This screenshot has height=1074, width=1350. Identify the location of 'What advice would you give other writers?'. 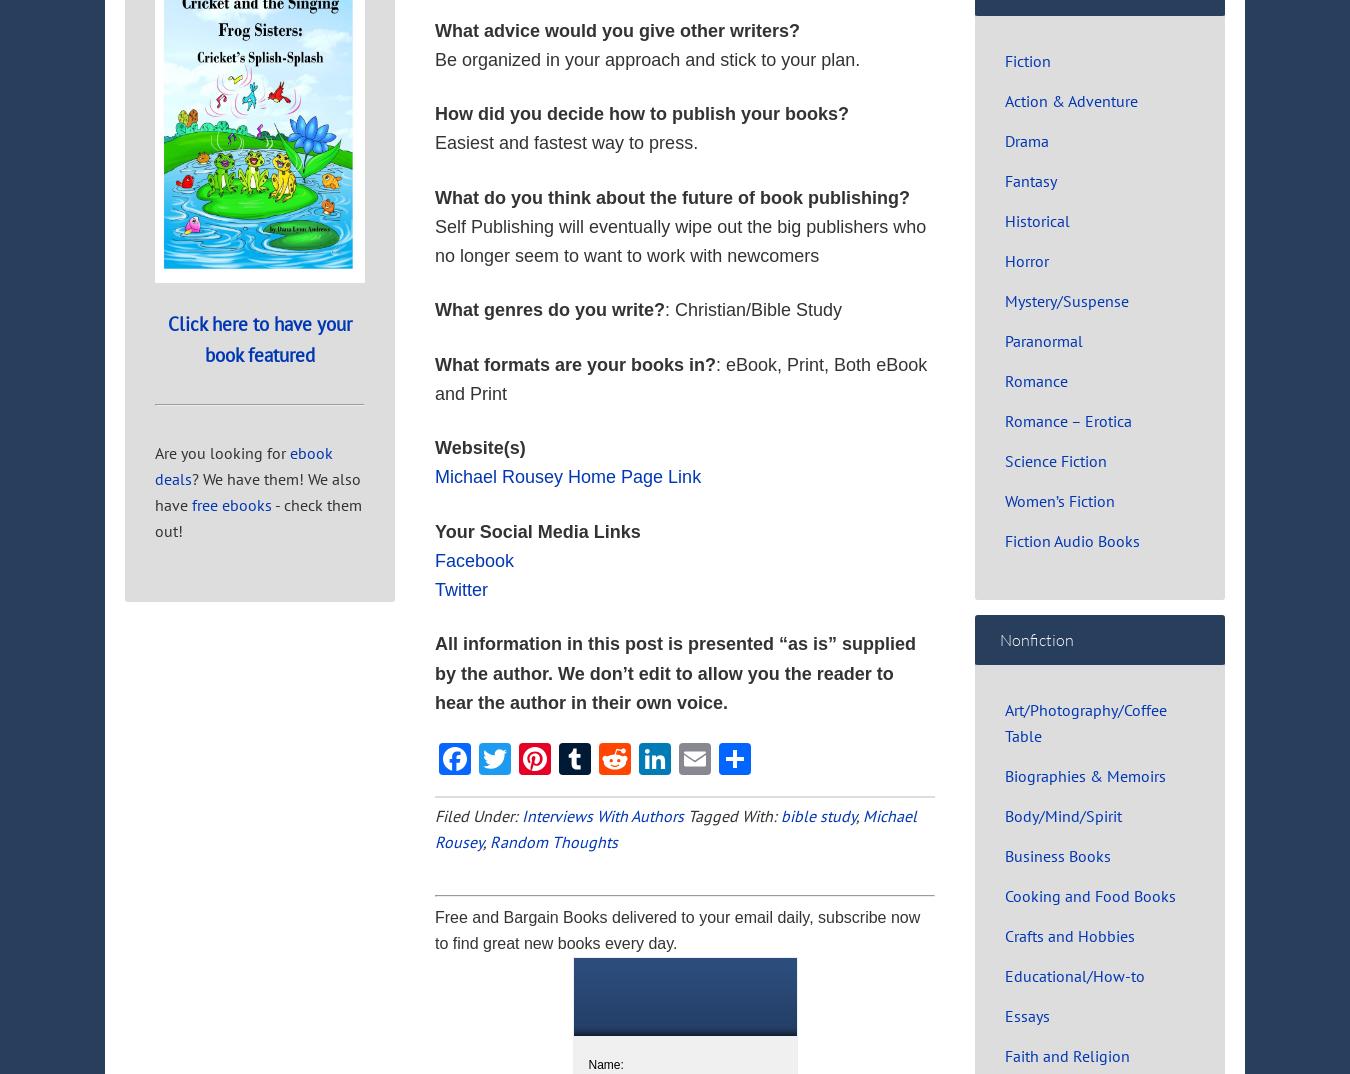
(617, 28).